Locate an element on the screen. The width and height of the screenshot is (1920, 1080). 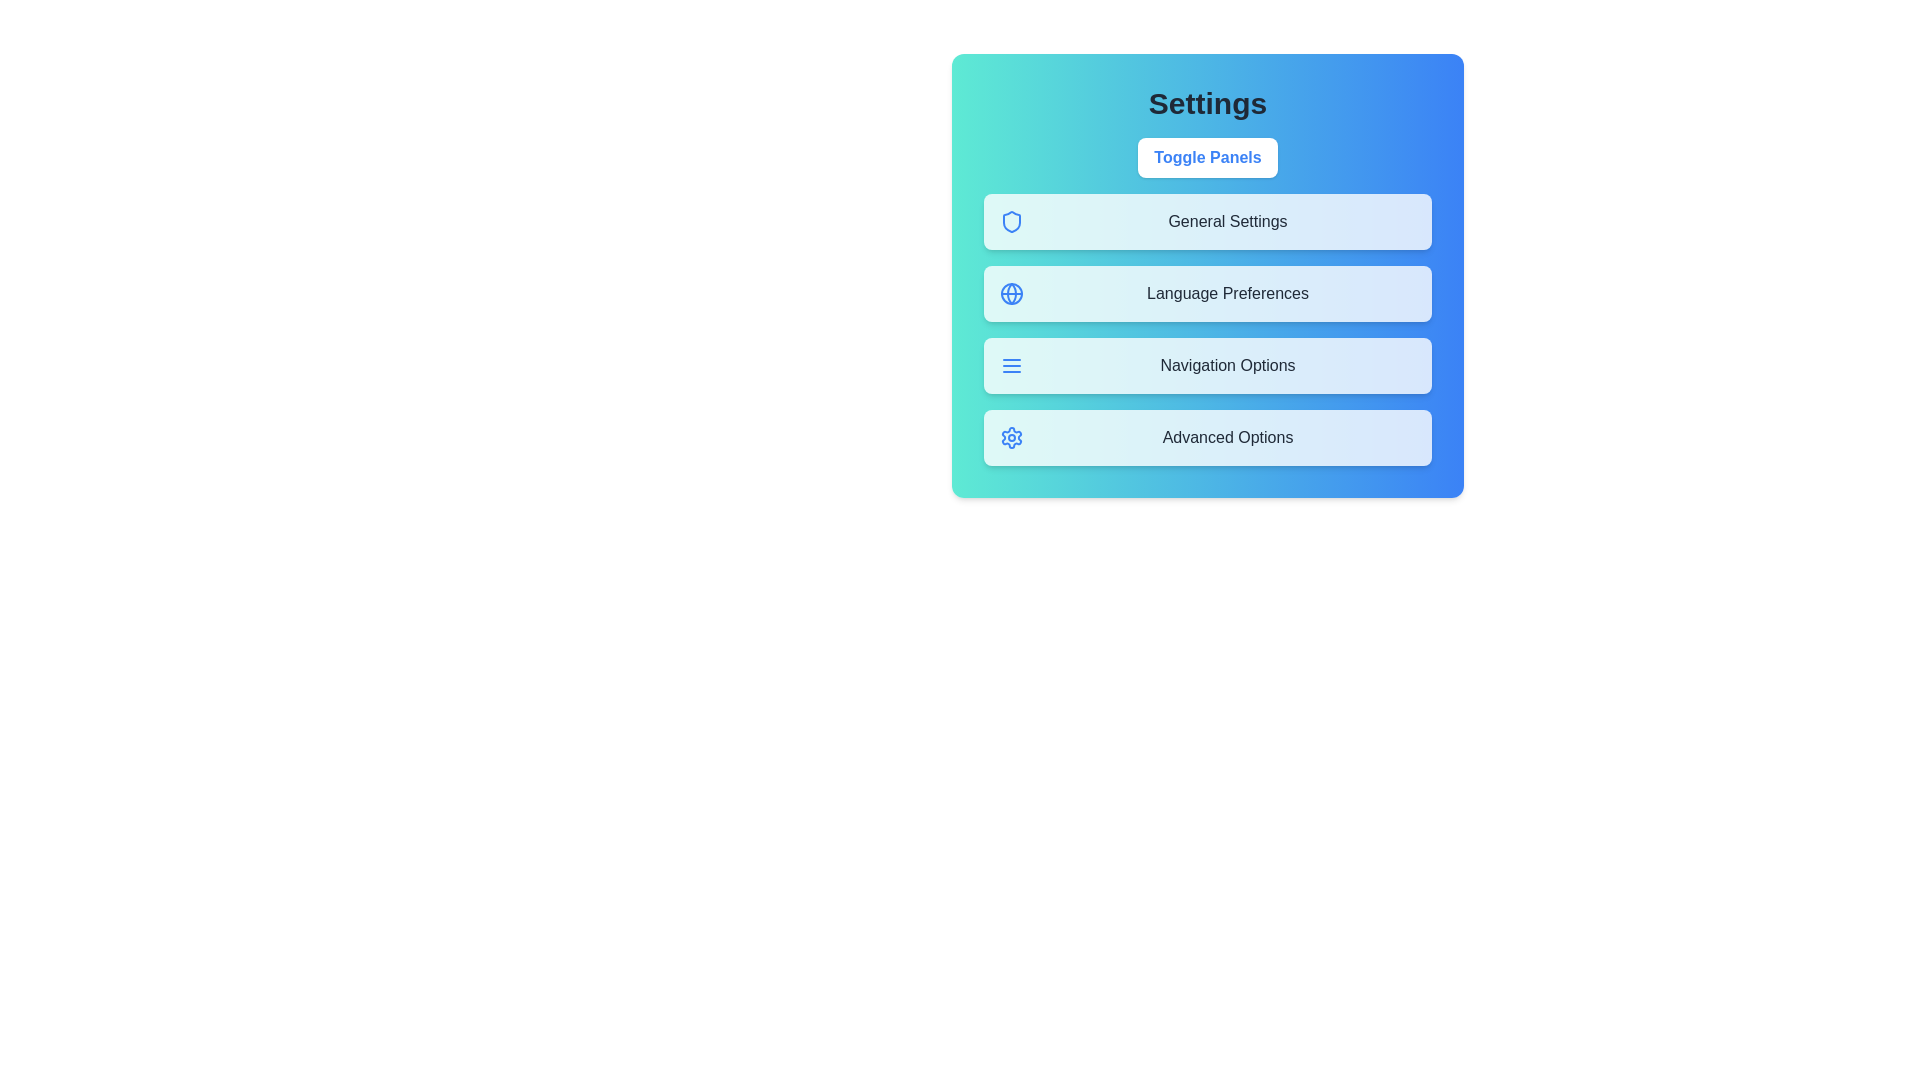
the icon representing Advanced Options to inspect it is located at coordinates (1012, 437).